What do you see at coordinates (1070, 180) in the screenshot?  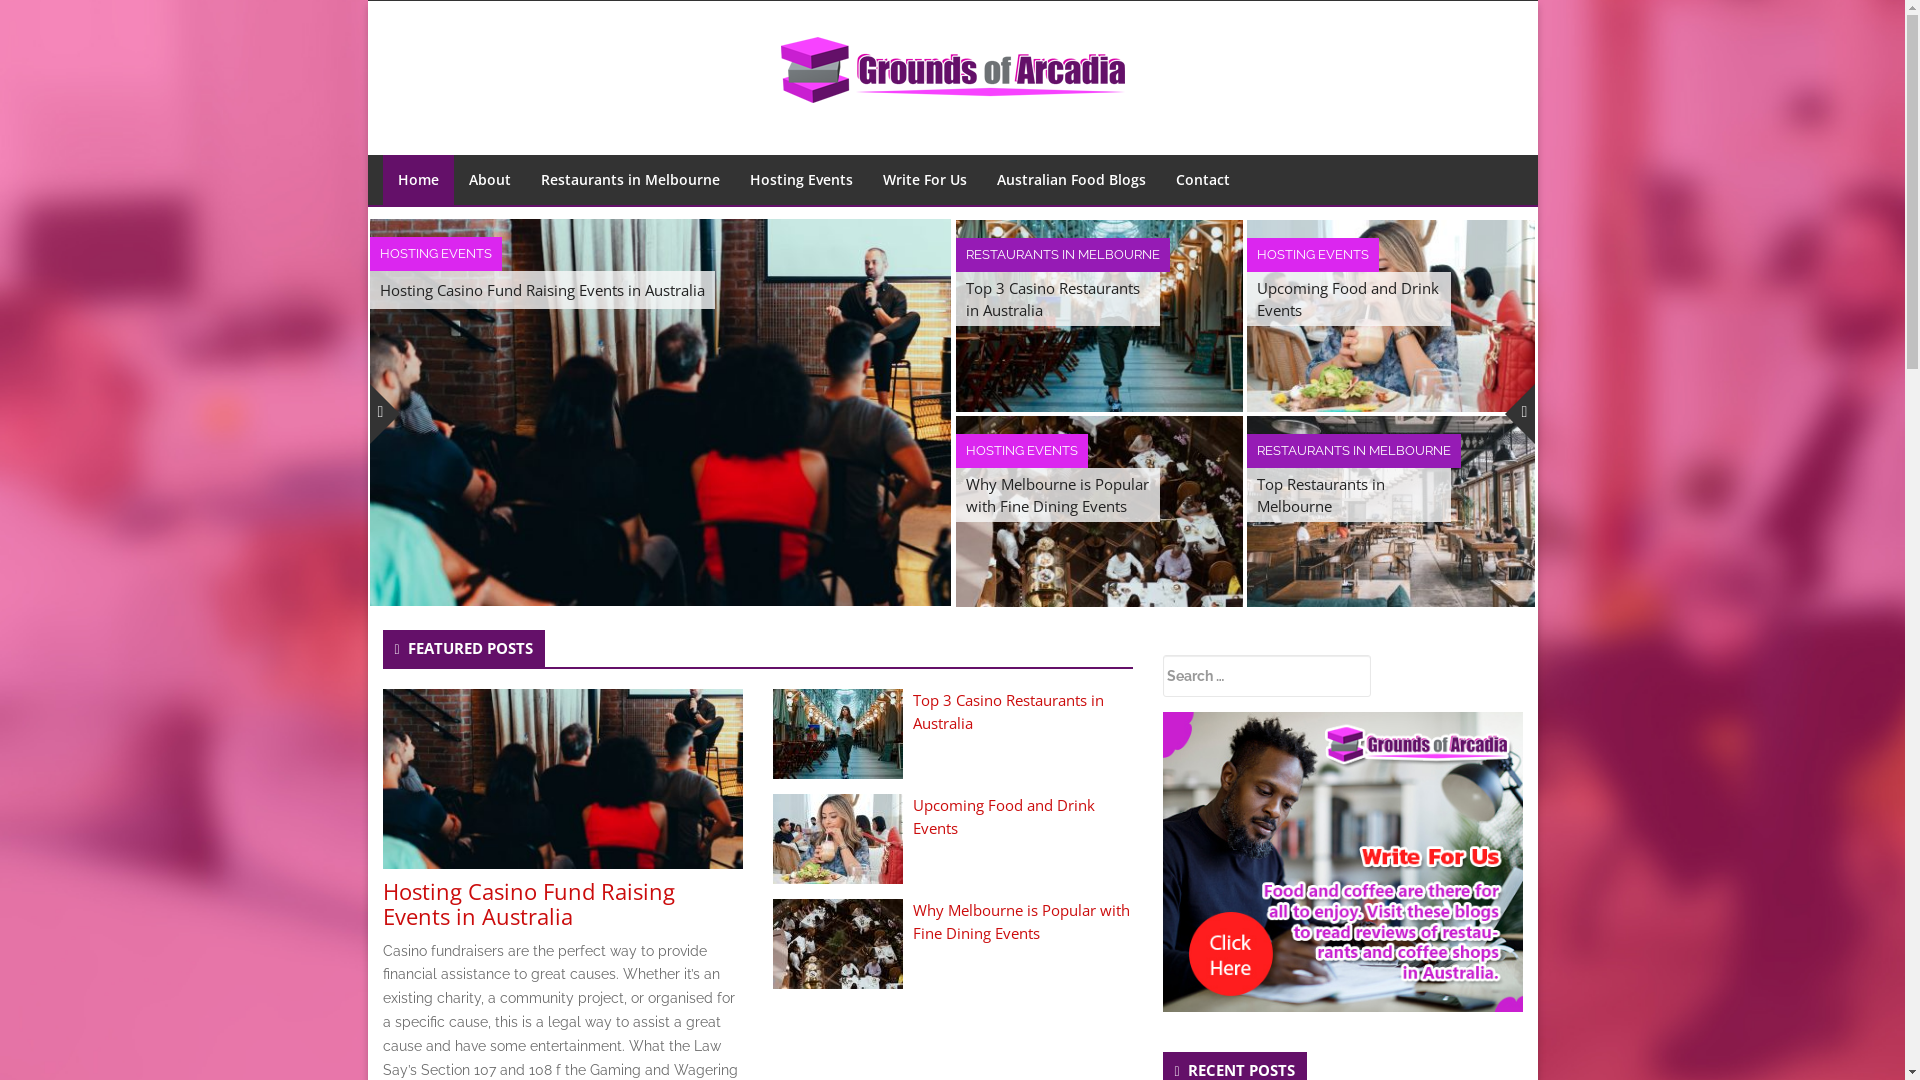 I see `'Australian Food Blogs'` at bounding box center [1070, 180].